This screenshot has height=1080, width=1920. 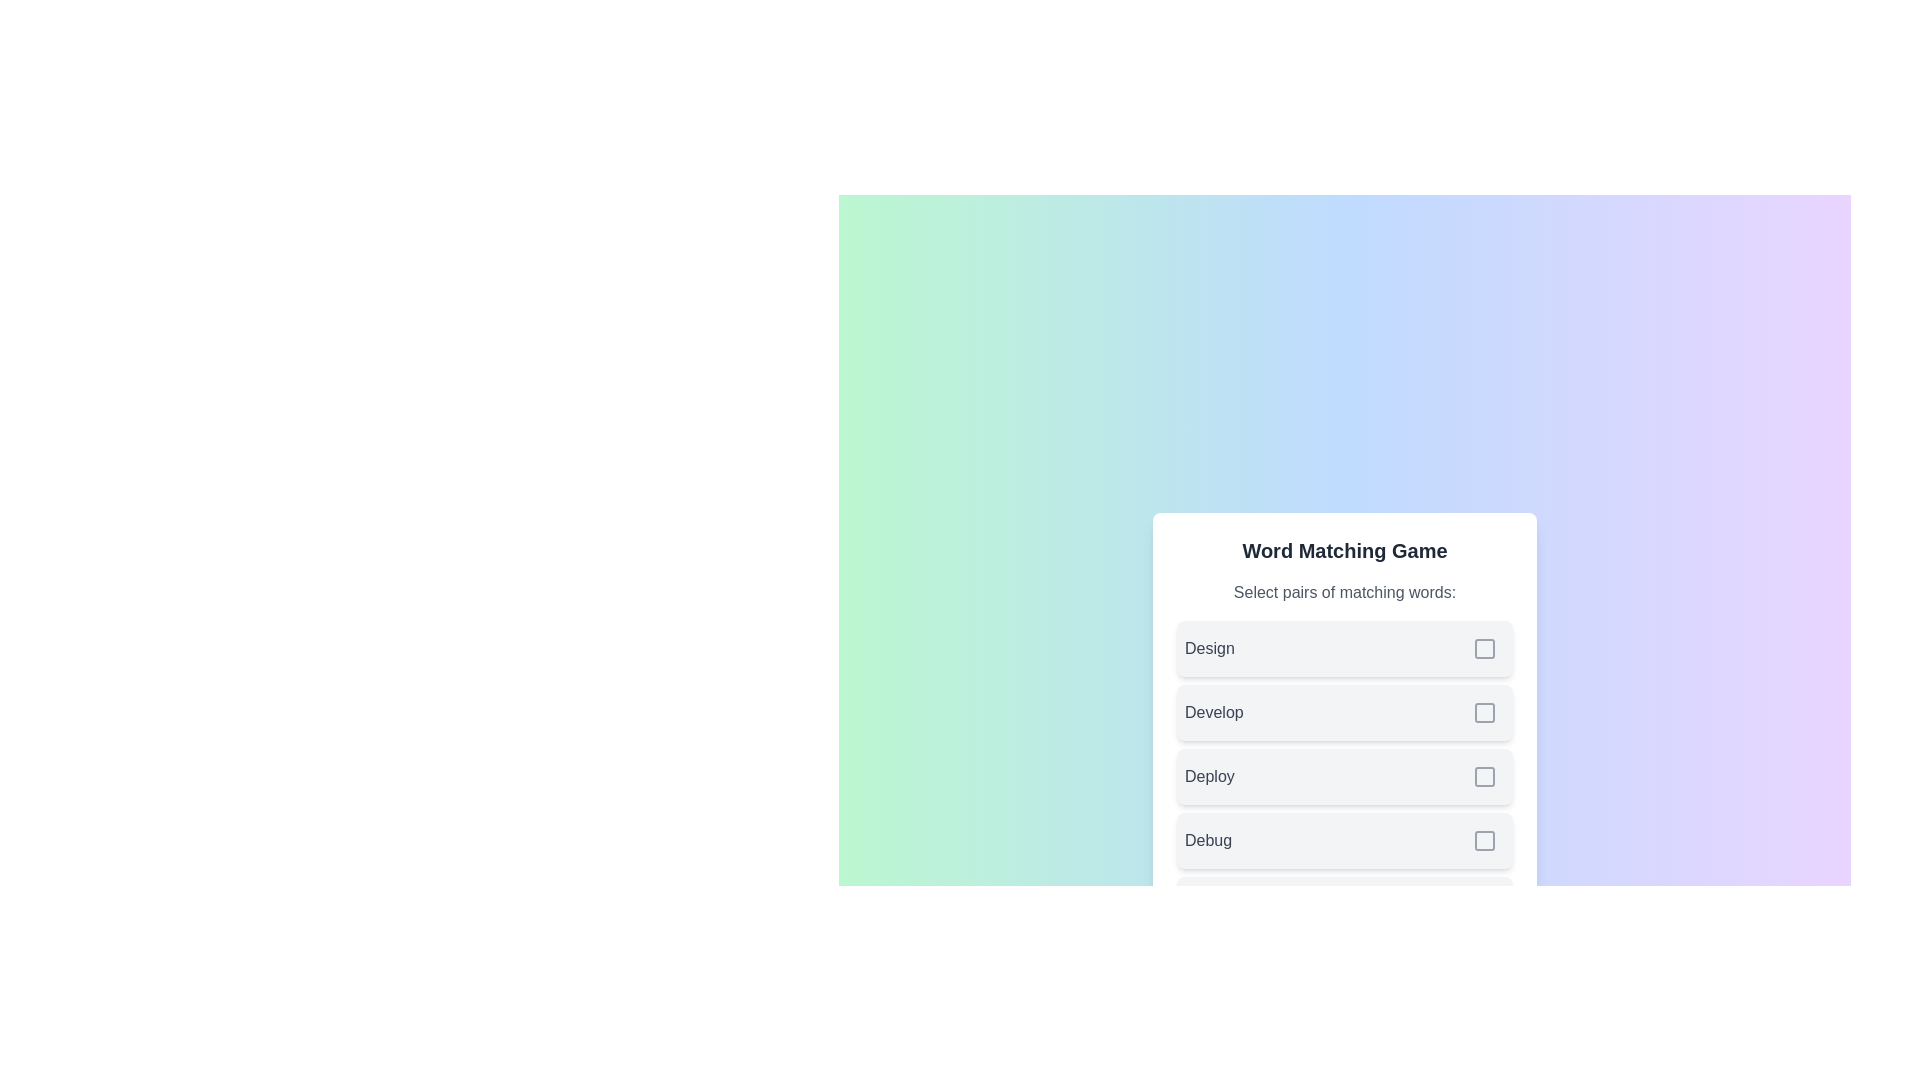 What do you see at coordinates (1484, 712) in the screenshot?
I see `the checkbox corresponding to the word Develop` at bounding box center [1484, 712].